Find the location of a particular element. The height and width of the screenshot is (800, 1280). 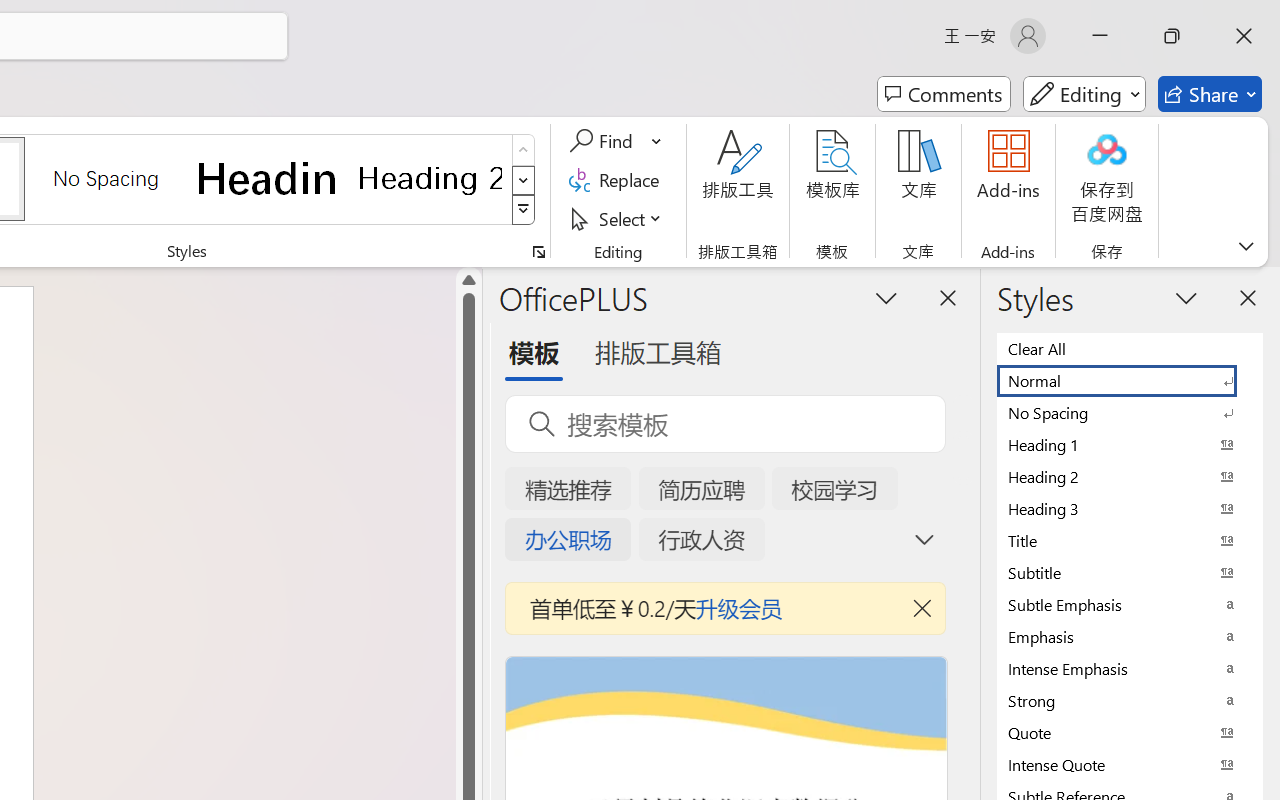

'Replace...' is located at coordinates (616, 179).